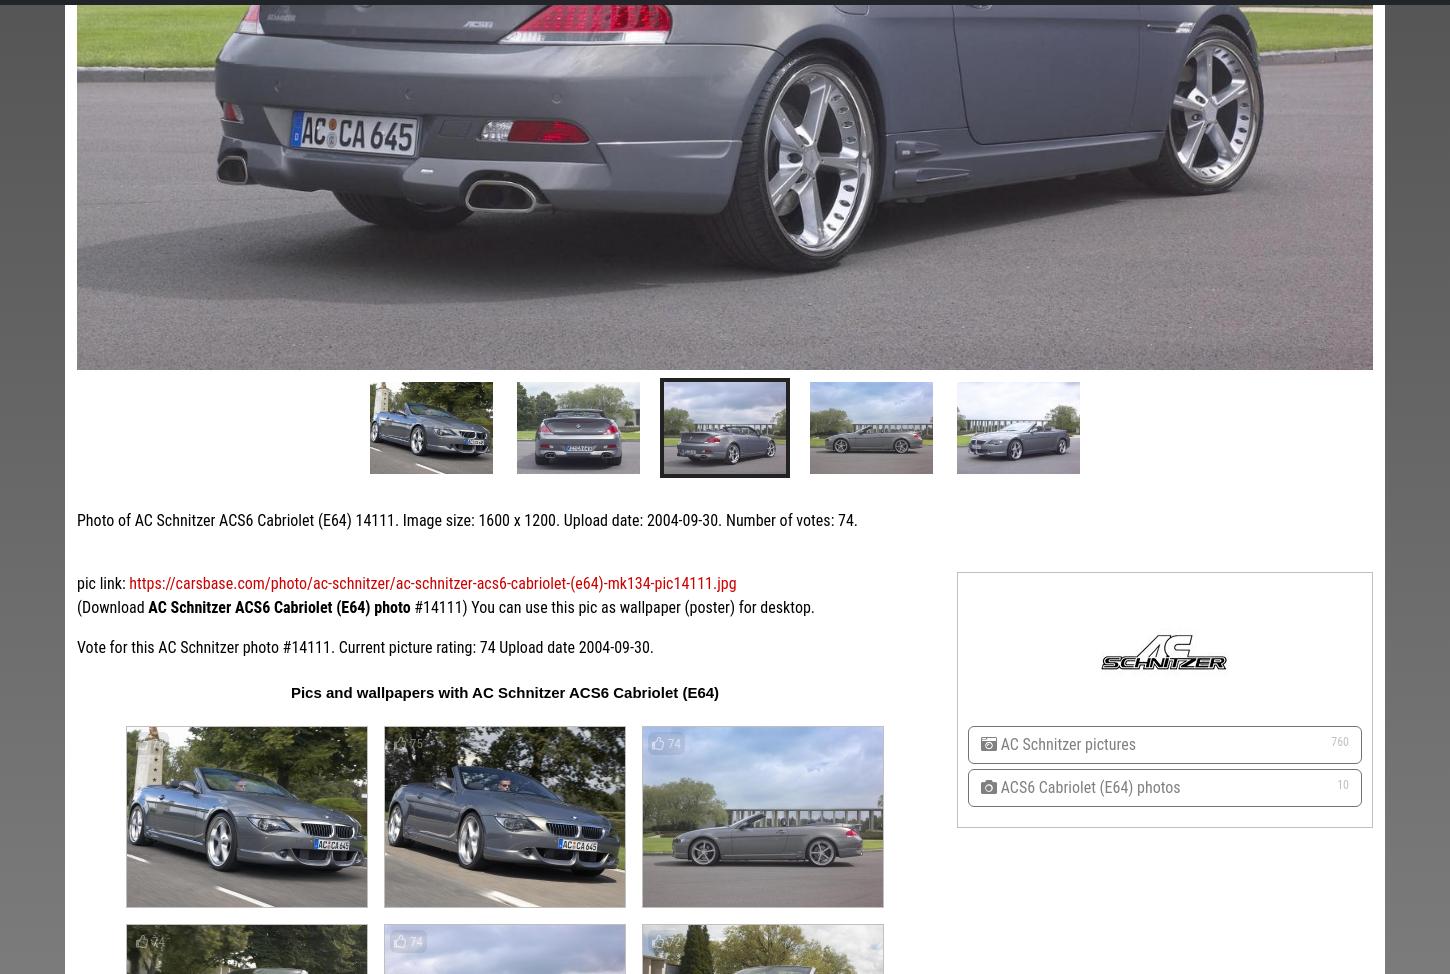  I want to click on 'This week most popular AC Schnitzer pics', so click(185, 272).